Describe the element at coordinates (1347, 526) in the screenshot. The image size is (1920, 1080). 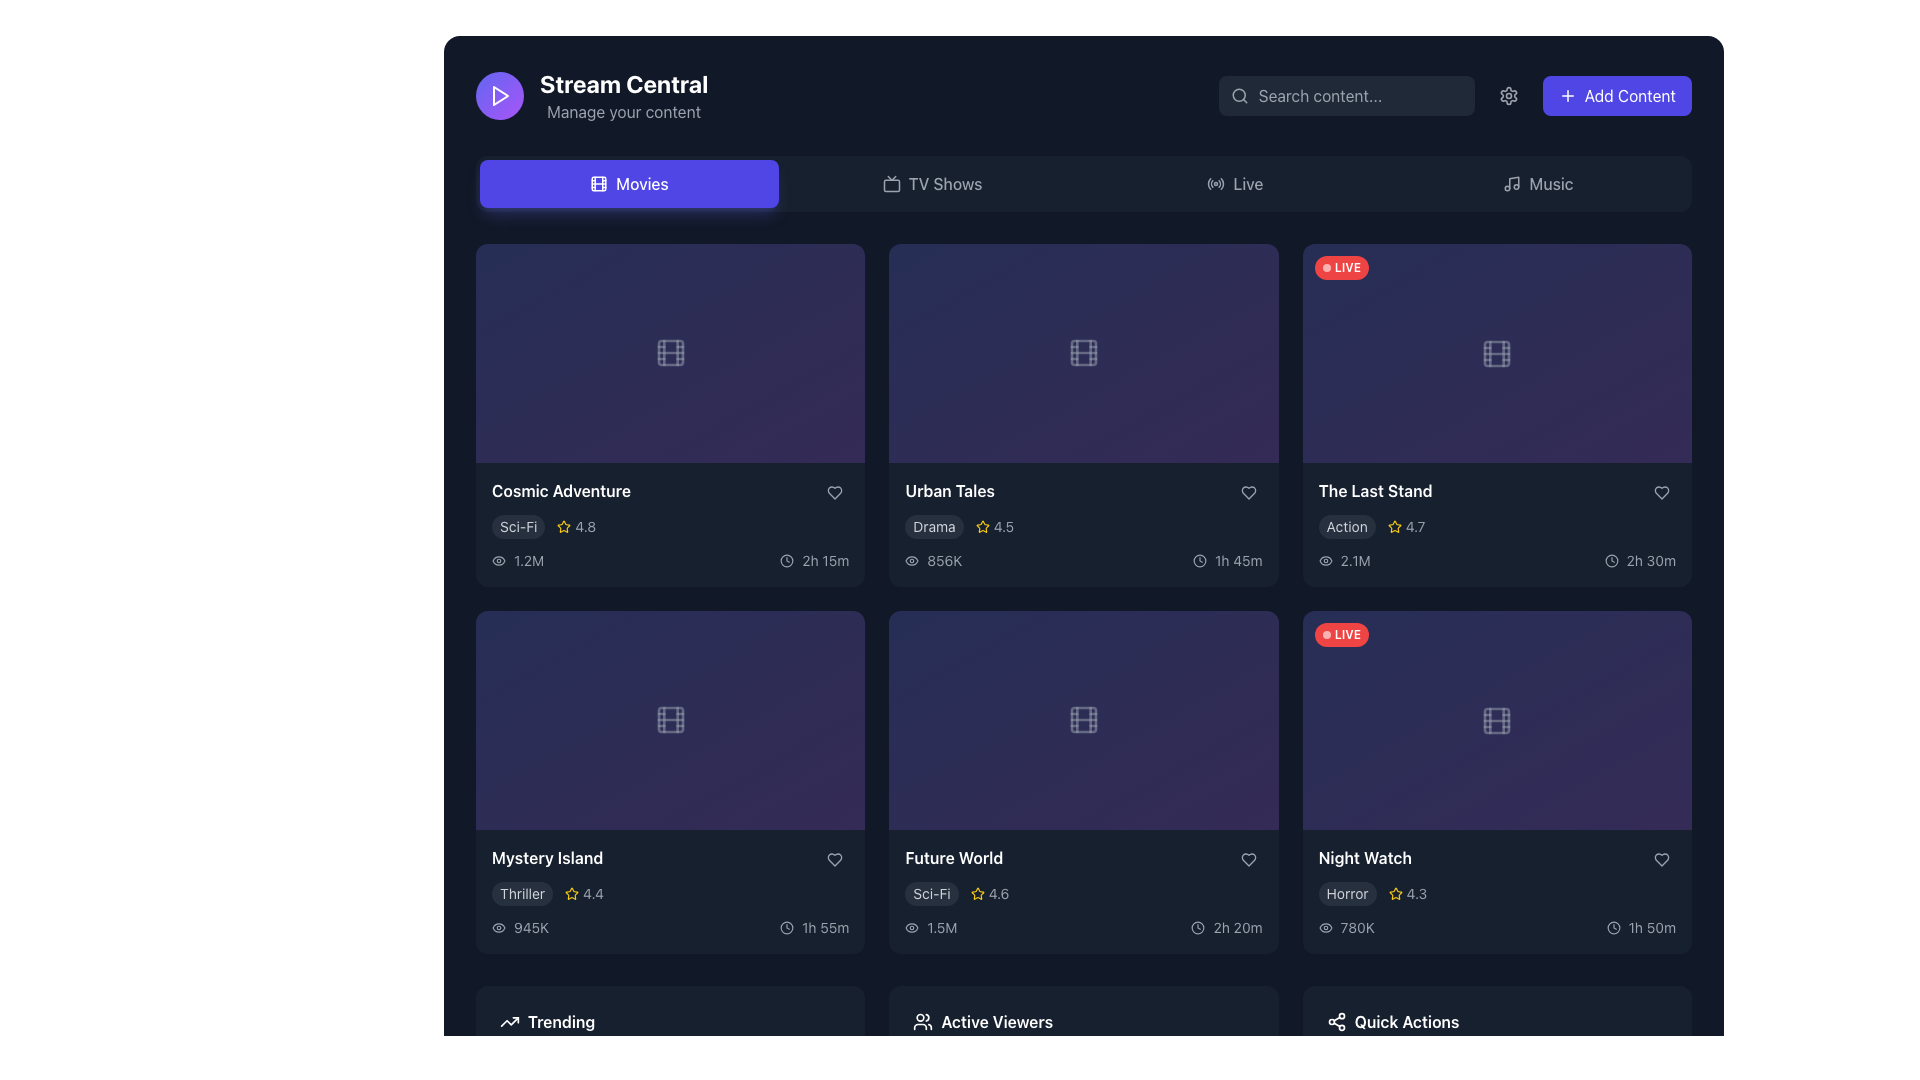
I see `the label with rounded edges and light-gray text displaying 'Action', located below the title 'The Last Stand' in the top-right card of the third row of the grid layout` at that location.